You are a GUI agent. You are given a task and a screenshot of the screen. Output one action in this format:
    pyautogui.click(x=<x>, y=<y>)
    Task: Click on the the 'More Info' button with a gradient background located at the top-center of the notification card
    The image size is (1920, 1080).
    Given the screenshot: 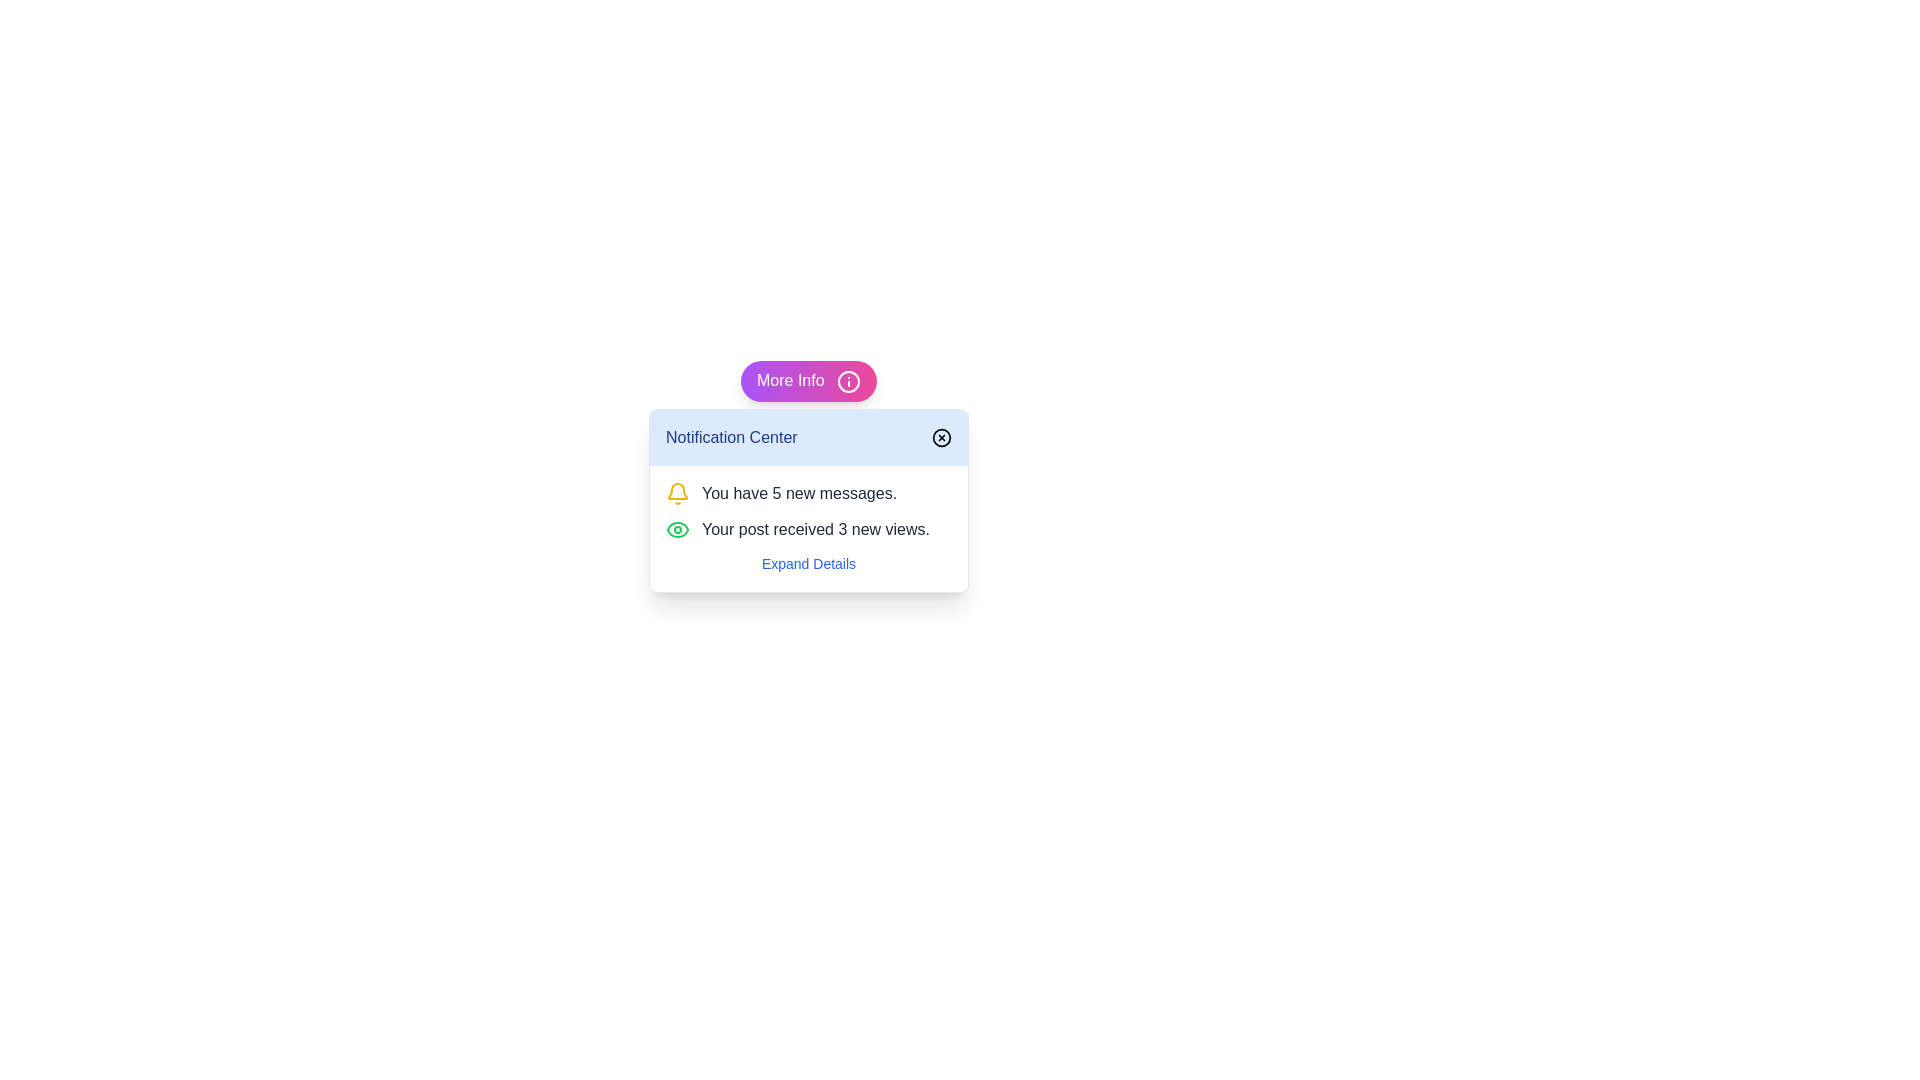 What is the action you would take?
    pyautogui.click(x=809, y=381)
    